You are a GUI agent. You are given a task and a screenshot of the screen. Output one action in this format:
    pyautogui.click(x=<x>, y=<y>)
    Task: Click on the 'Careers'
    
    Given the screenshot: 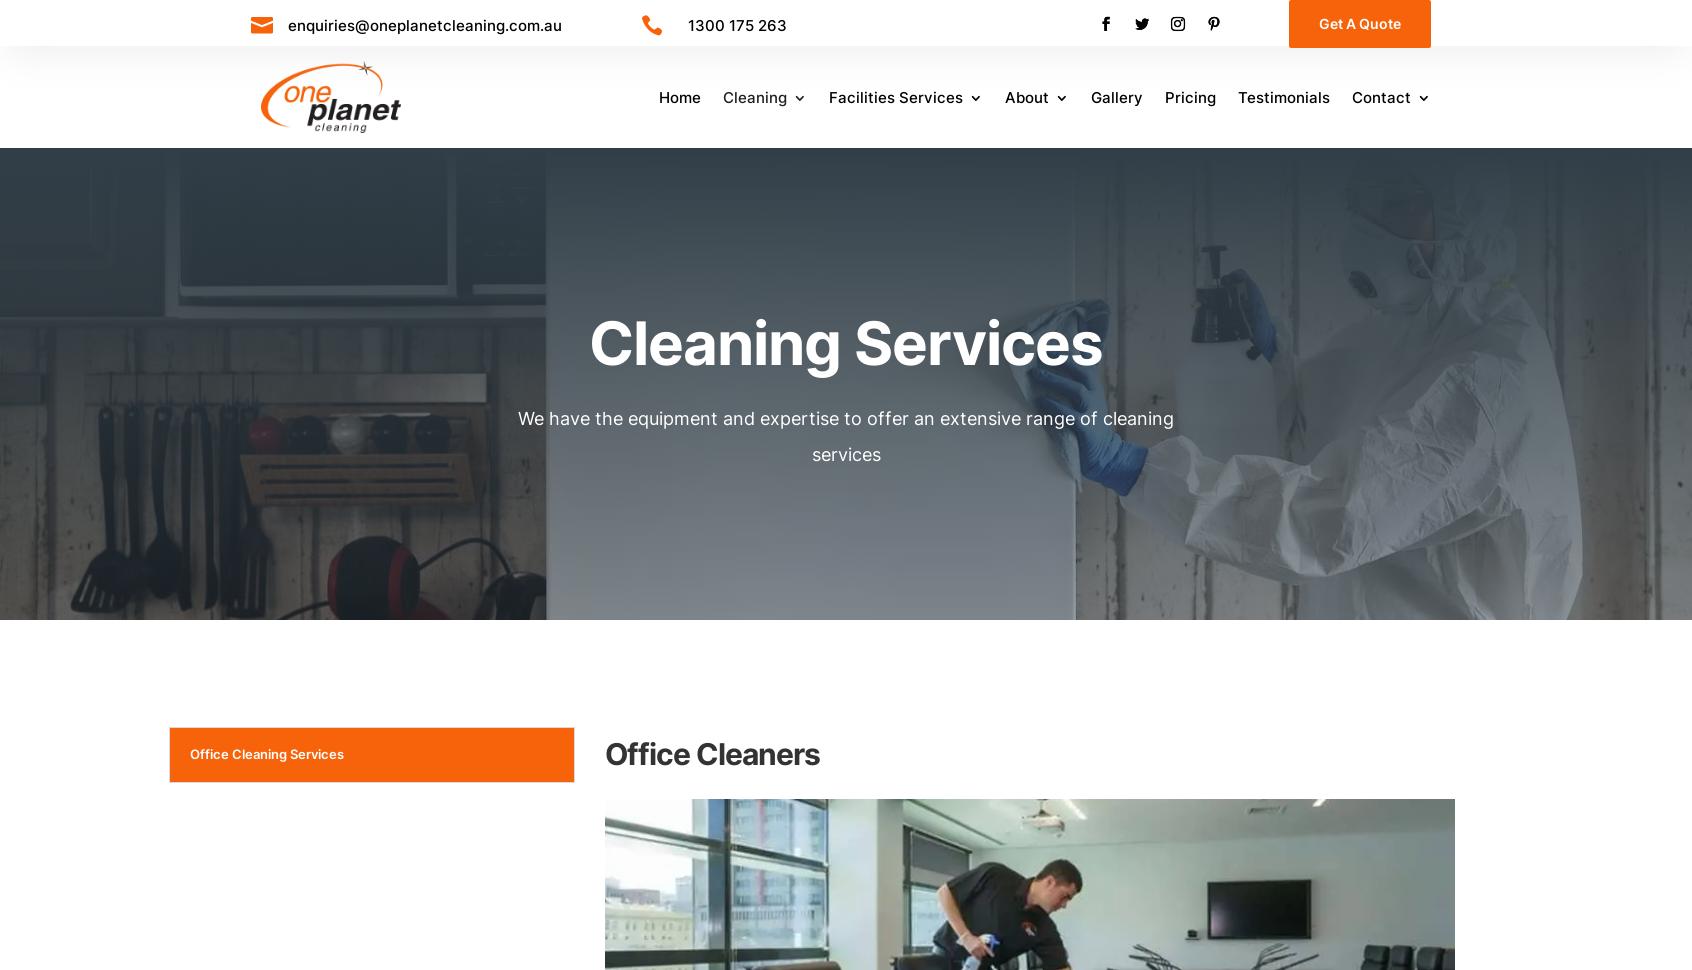 What is the action you would take?
    pyautogui.click(x=1062, y=153)
    